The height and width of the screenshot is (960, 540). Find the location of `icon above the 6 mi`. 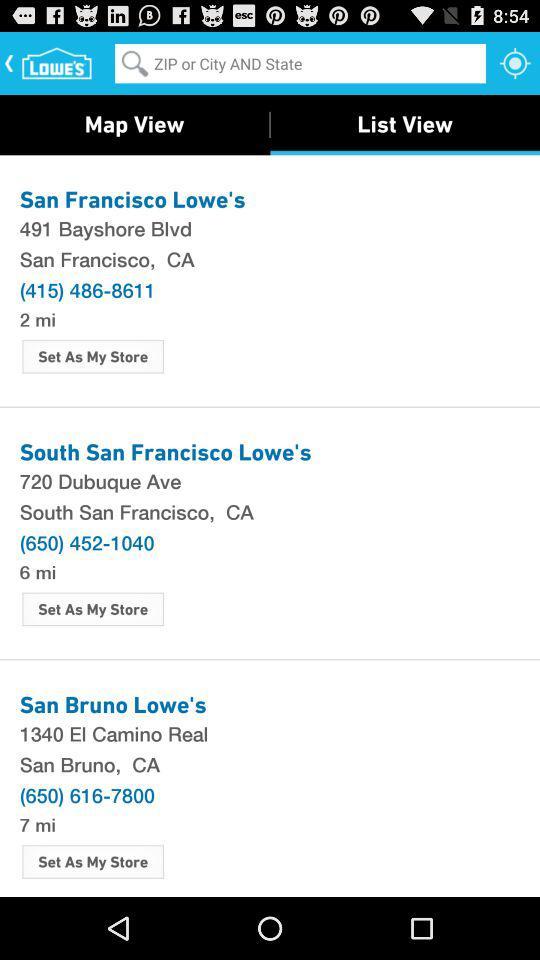

icon above the 6 mi is located at coordinates (86, 542).